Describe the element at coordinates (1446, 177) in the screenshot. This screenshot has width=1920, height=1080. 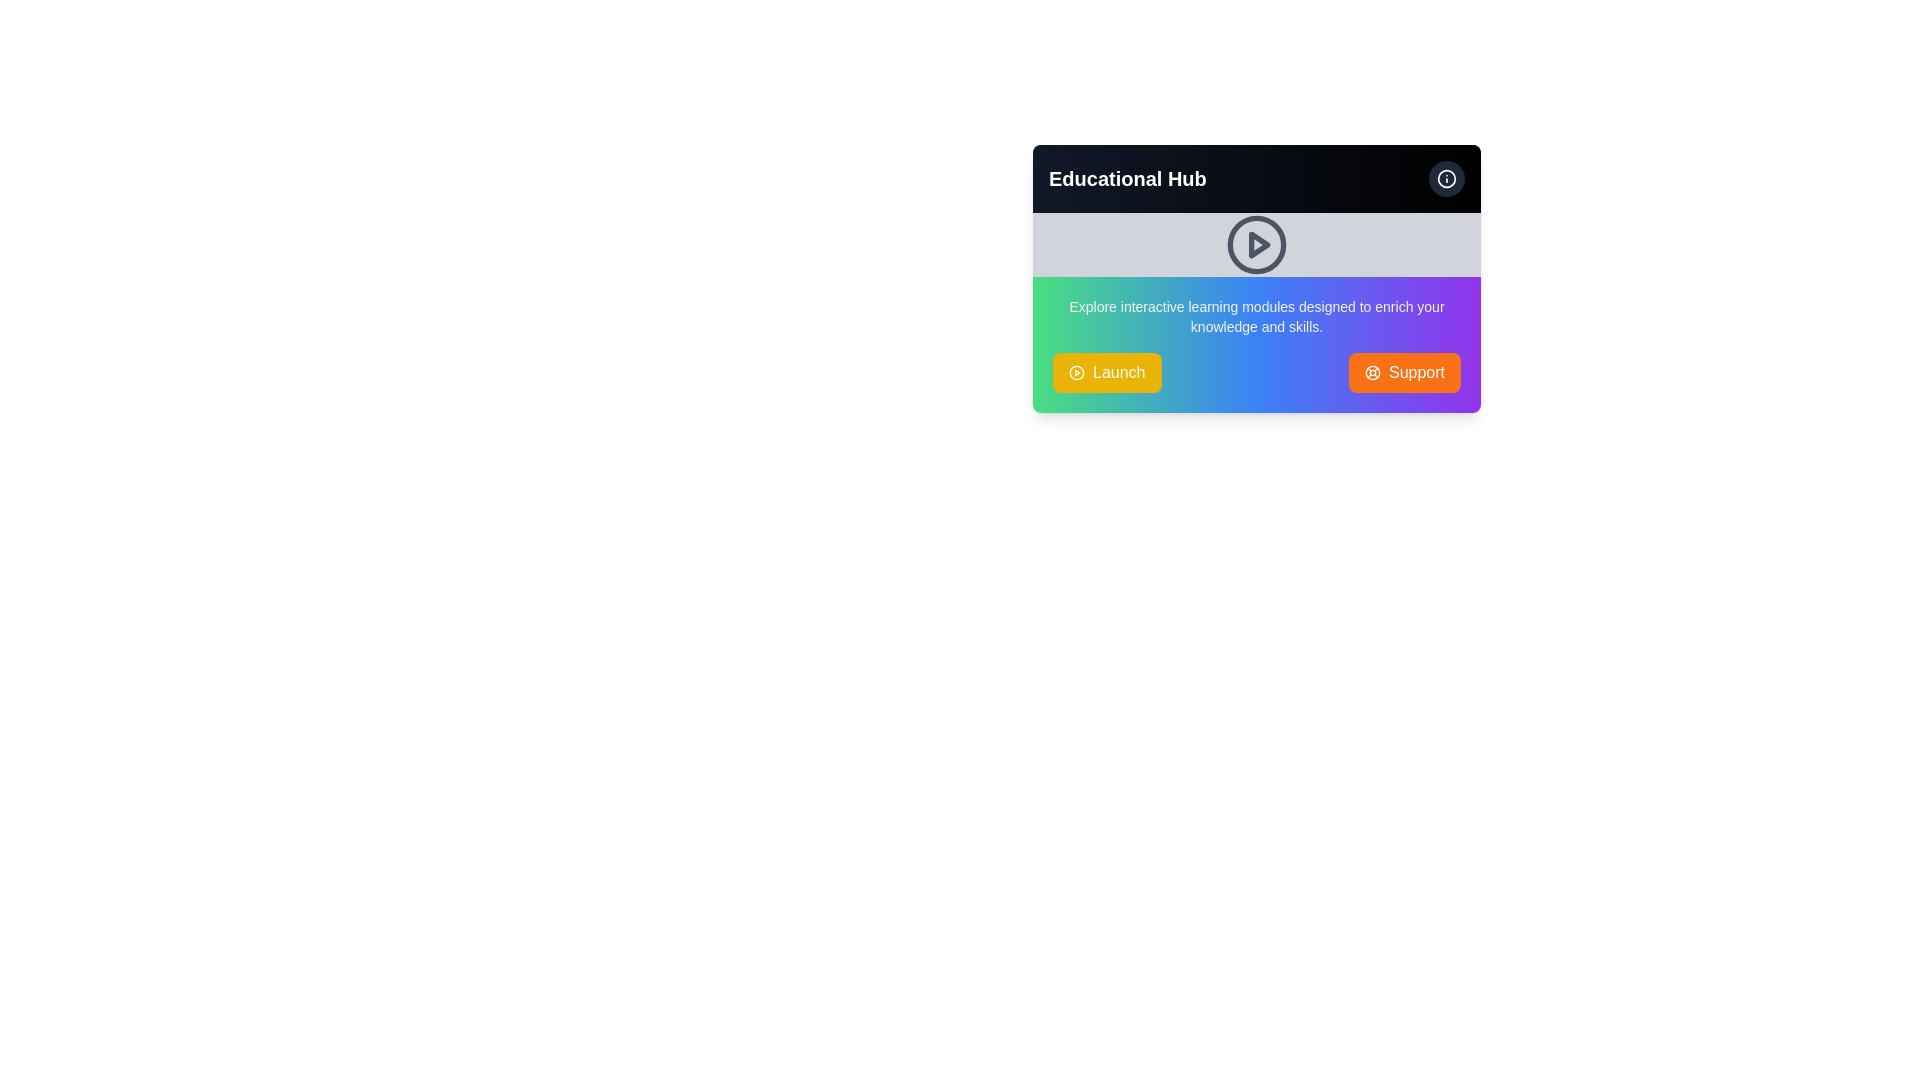
I see `the circular informational button with a dark gray background and white 'i' icon located in the upper right corner of the 'Educational Hub' header` at that location.